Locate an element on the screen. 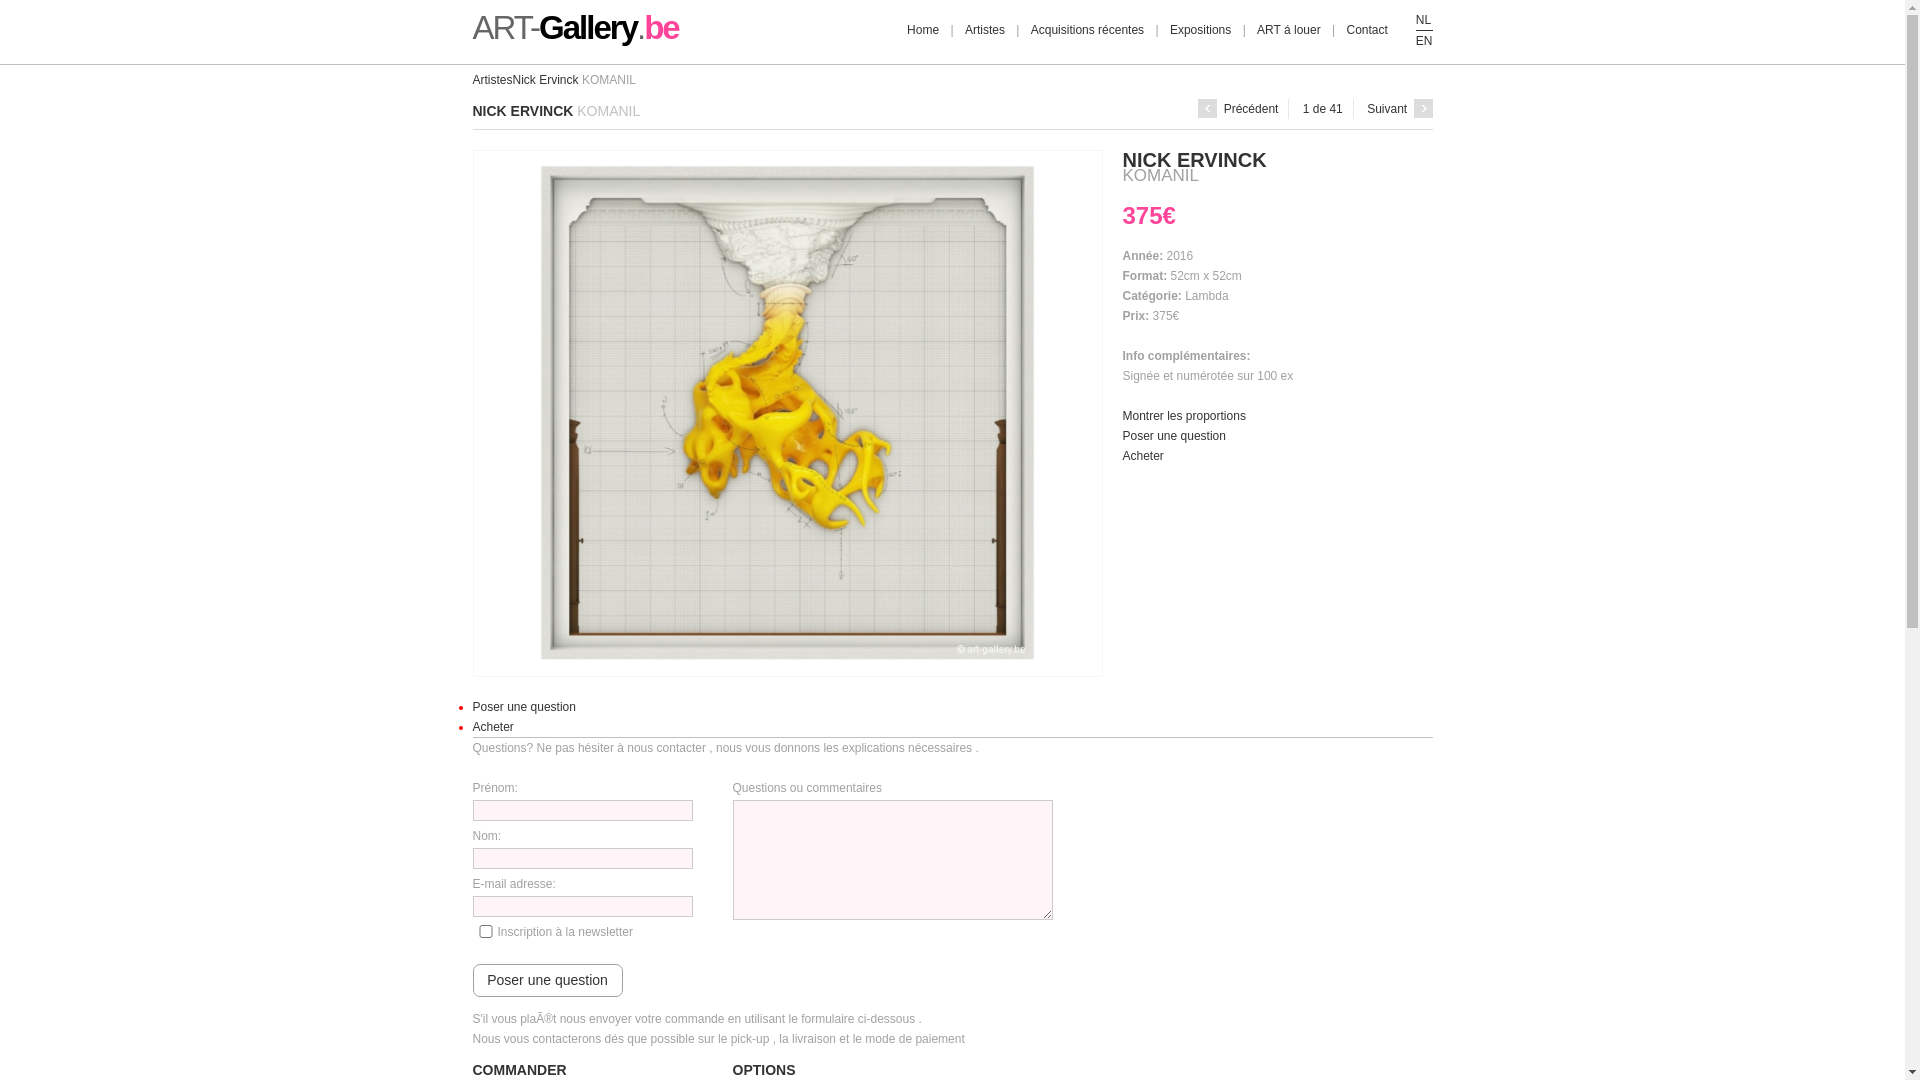  'NL' is located at coordinates (1422, 19).